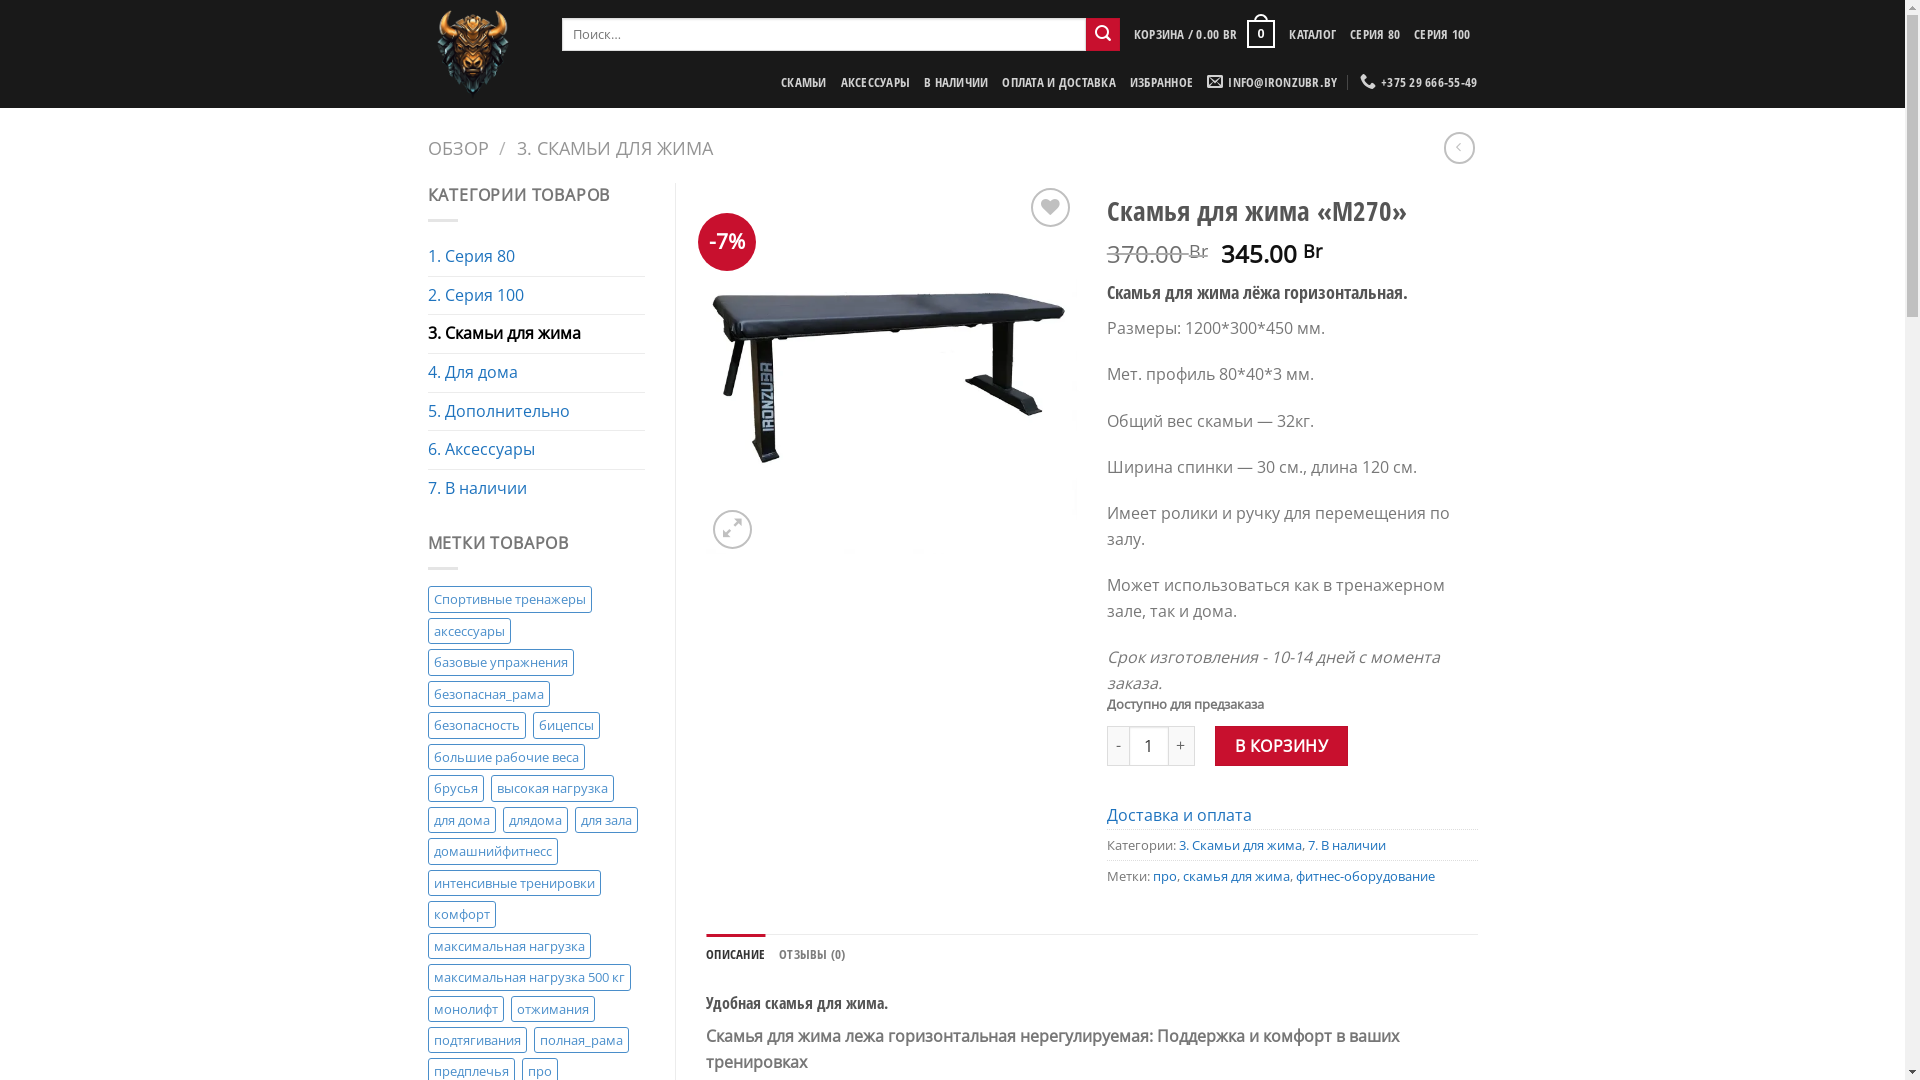 This screenshot has width=1920, height=1080. What do you see at coordinates (1128, 745) in the screenshot?
I see `'Qty'` at bounding box center [1128, 745].